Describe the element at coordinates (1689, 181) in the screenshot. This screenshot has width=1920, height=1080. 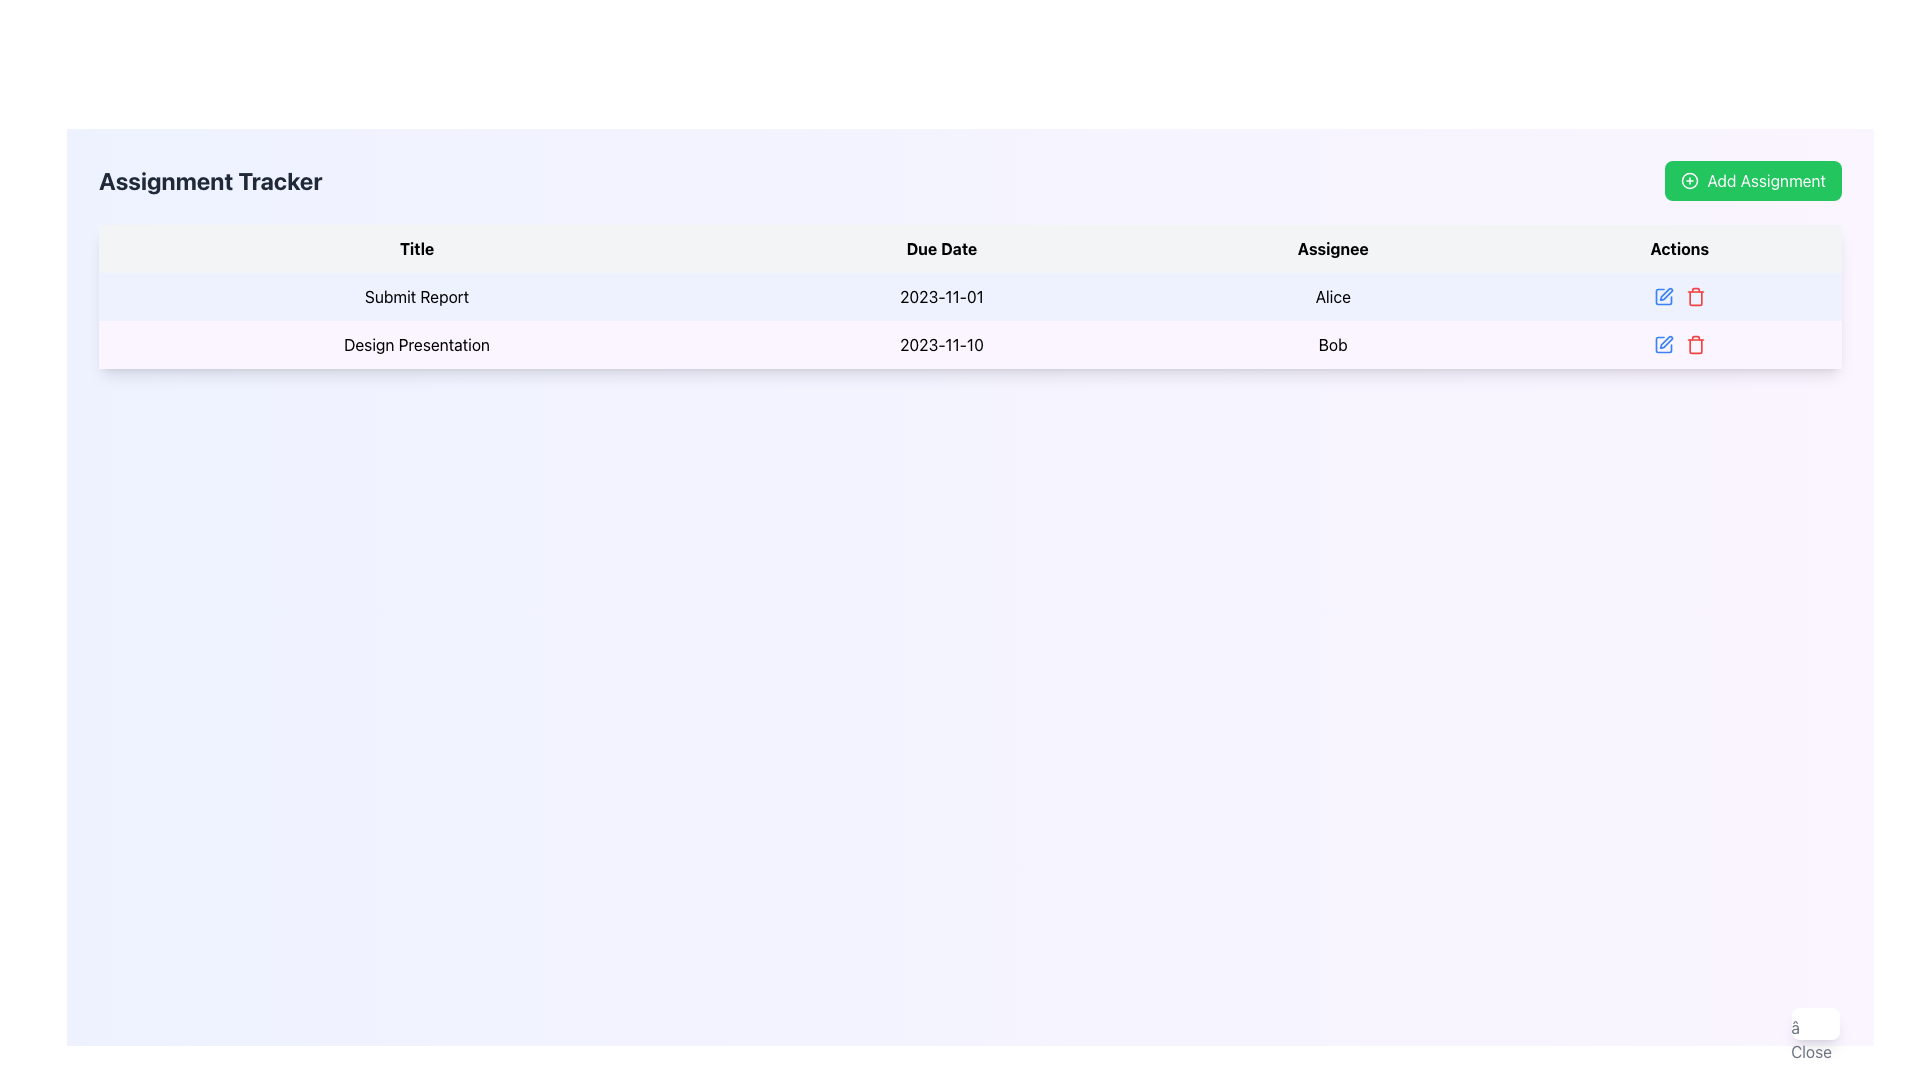
I see `the icon within the 'Add Assignment' button located to the left of the text label 'Add Assignment' in the top-right corner of the interface` at that location.